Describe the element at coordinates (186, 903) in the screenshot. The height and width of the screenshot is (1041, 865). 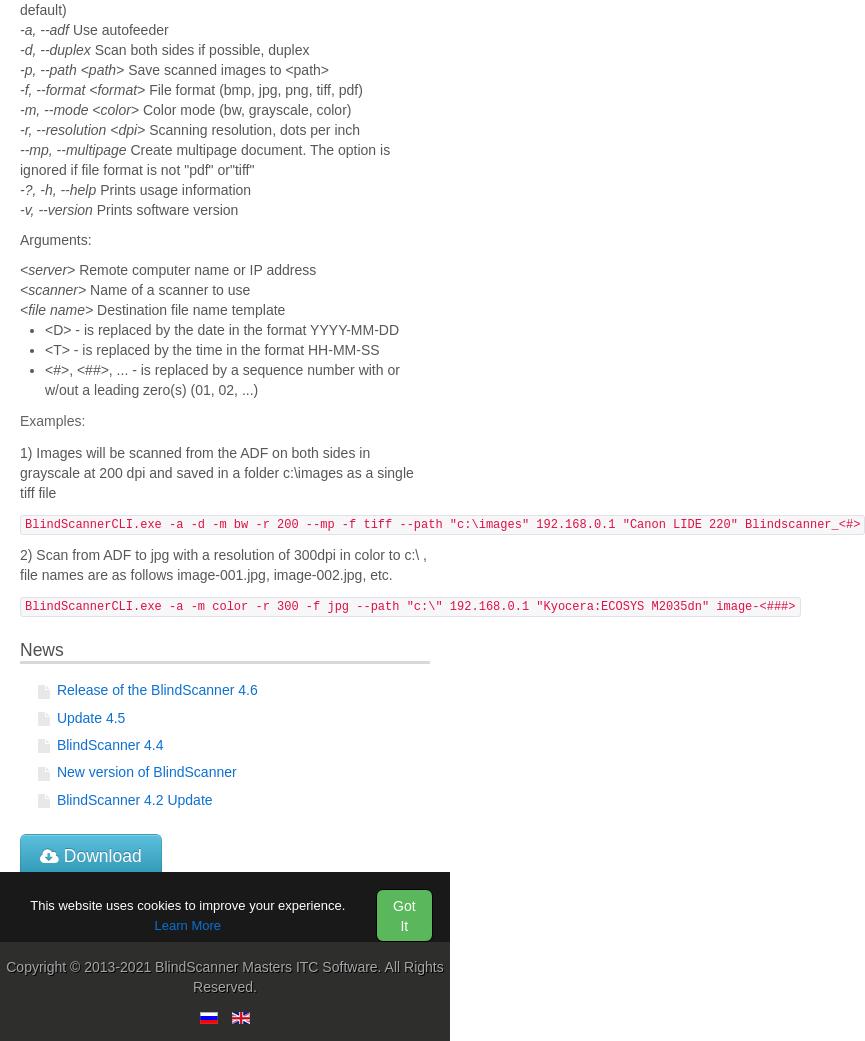
I see `'This website uses cookies to improve your experience.'` at that location.